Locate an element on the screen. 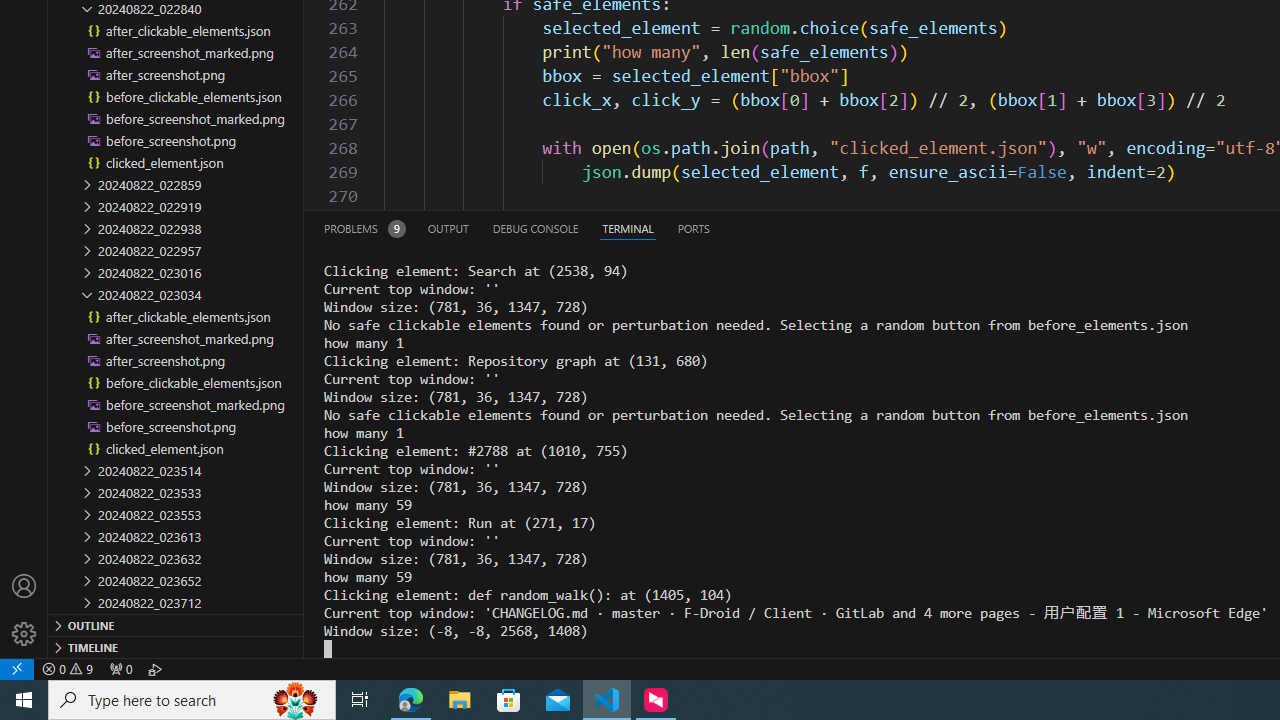  'Debug Console (Ctrl+Shift+Y)' is located at coordinates (535, 227).